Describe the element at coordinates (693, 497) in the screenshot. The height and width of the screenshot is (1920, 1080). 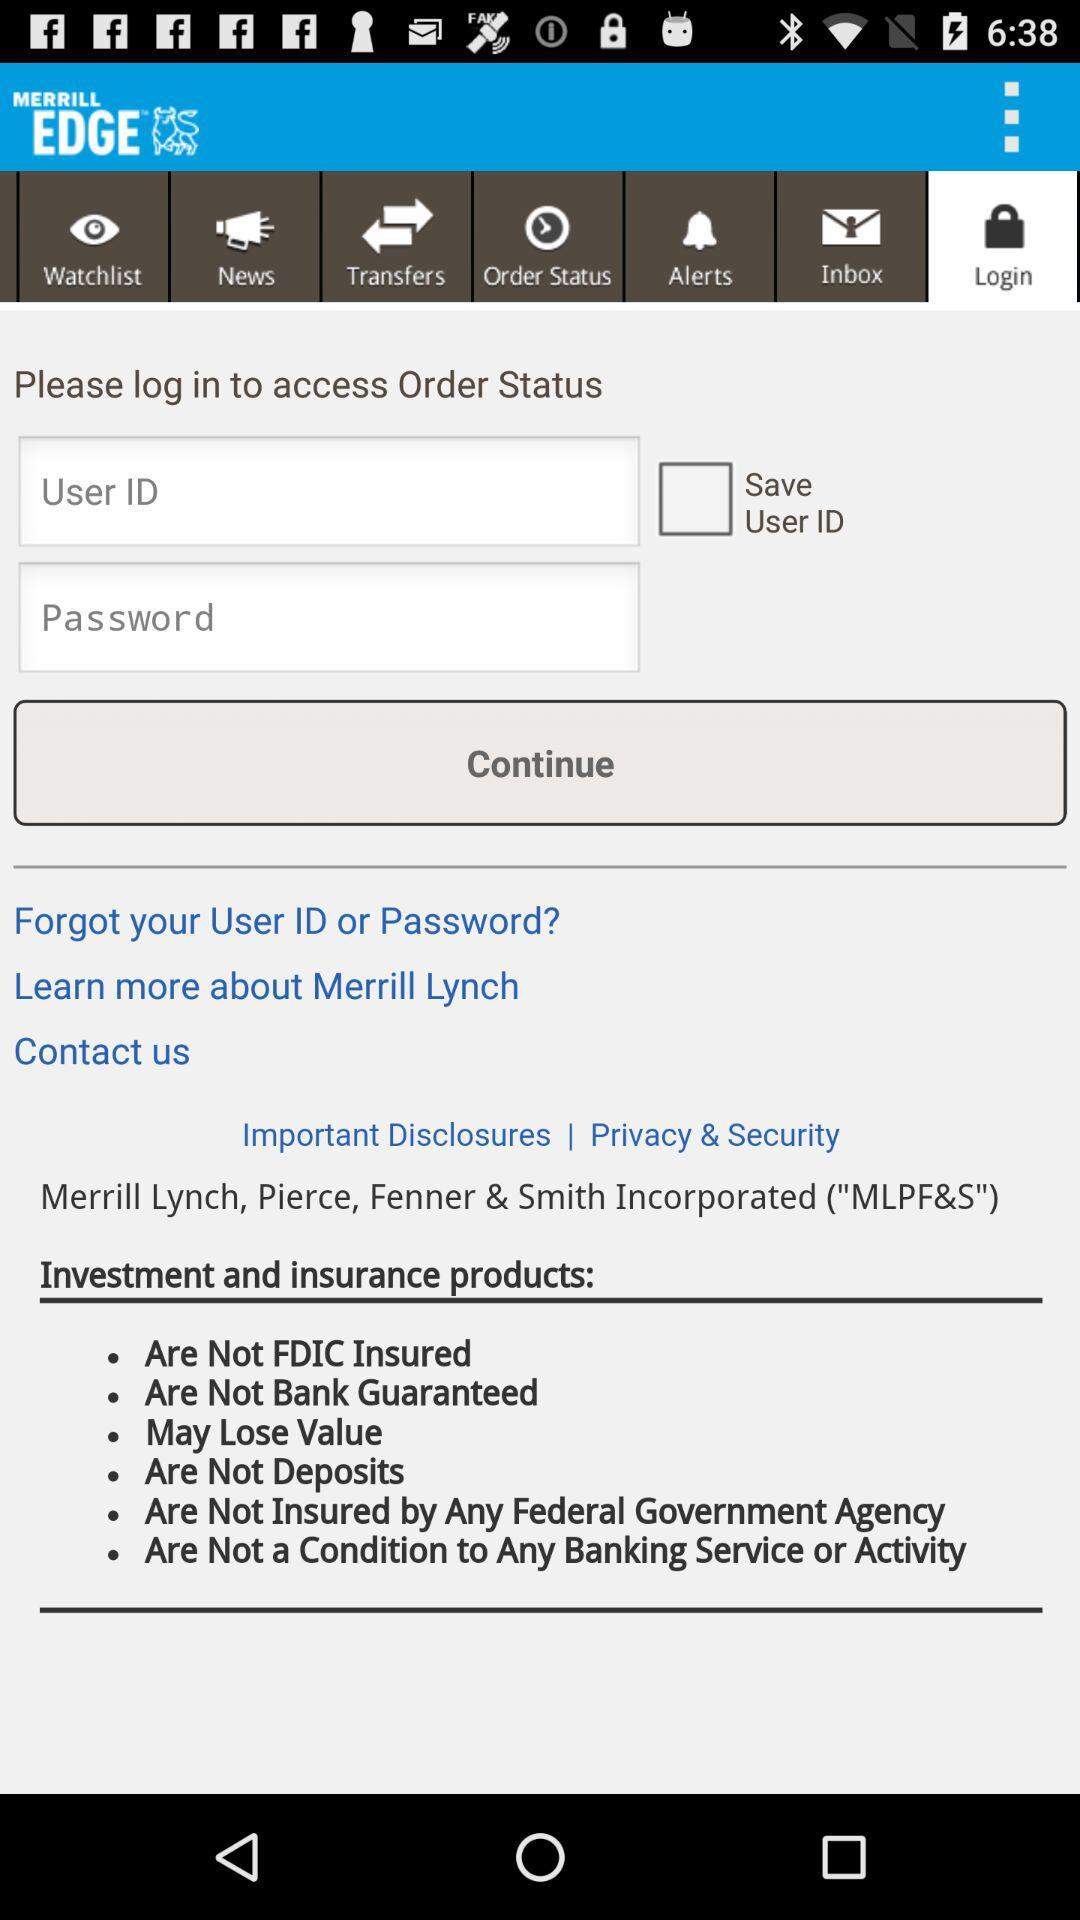
I see `user id` at that location.